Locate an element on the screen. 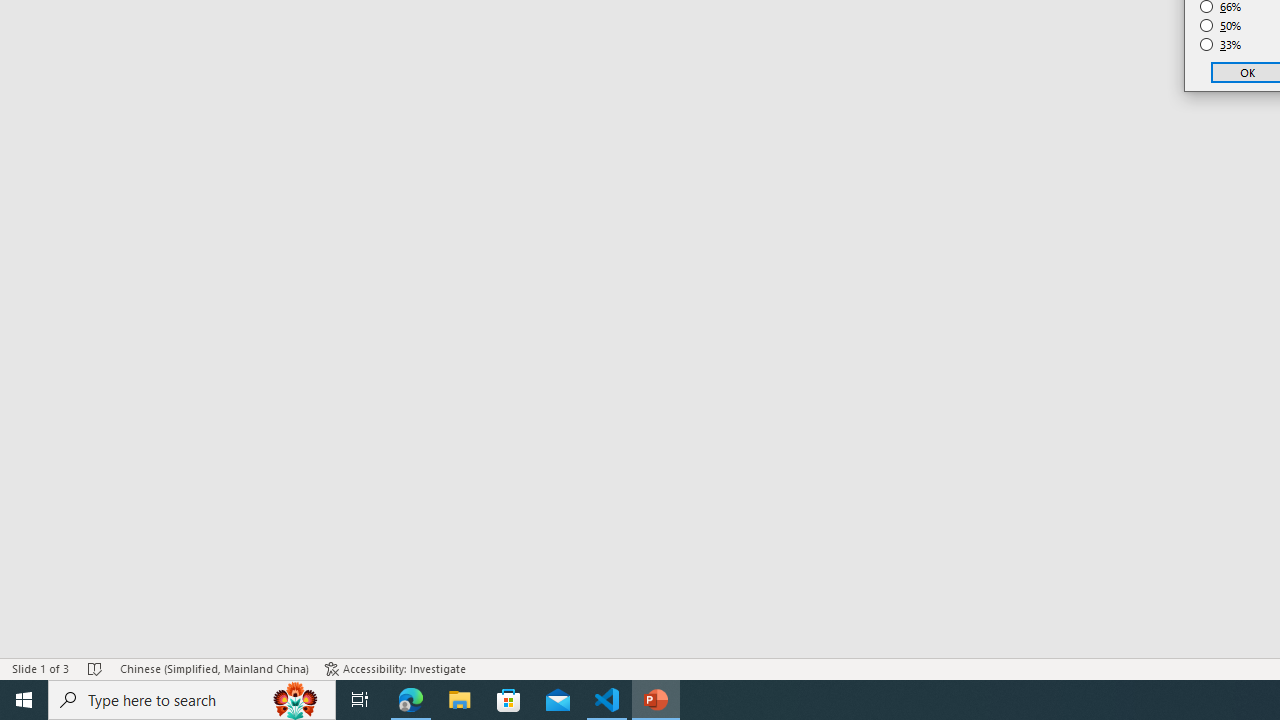  '33%' is located at coordinates (1220, 45).